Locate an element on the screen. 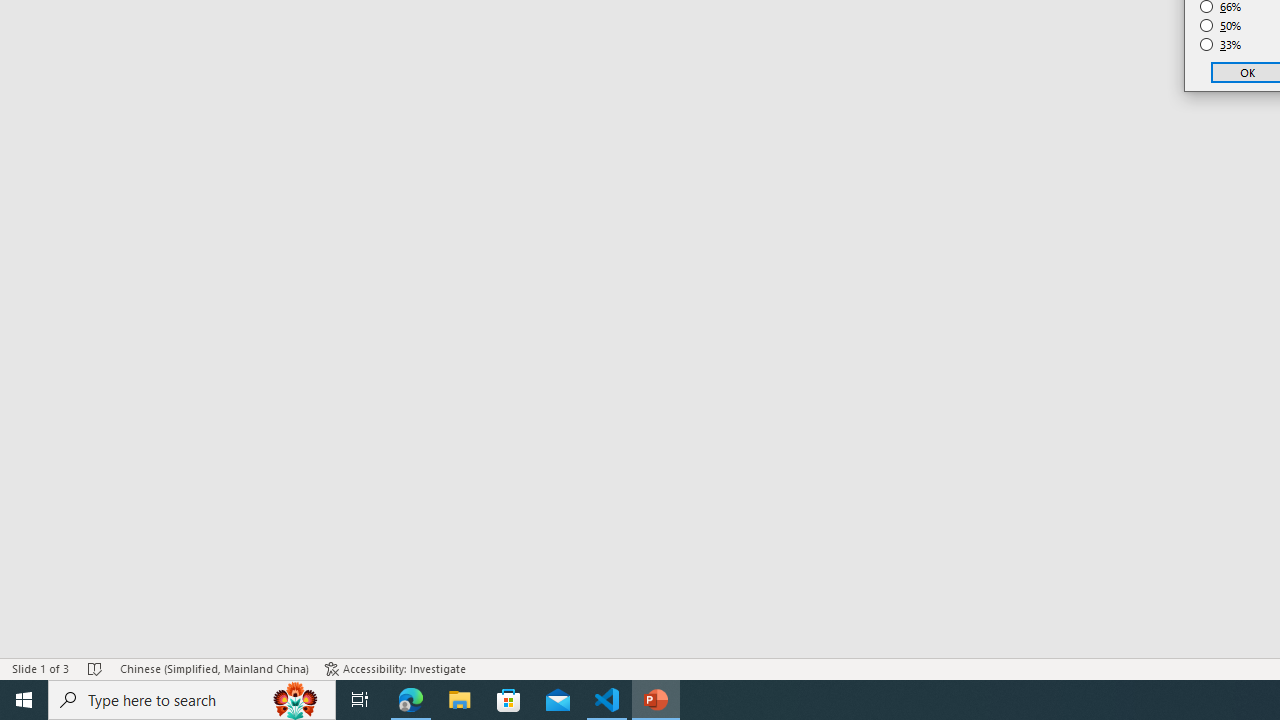  '33%' is located at coordinates (1220, 45).